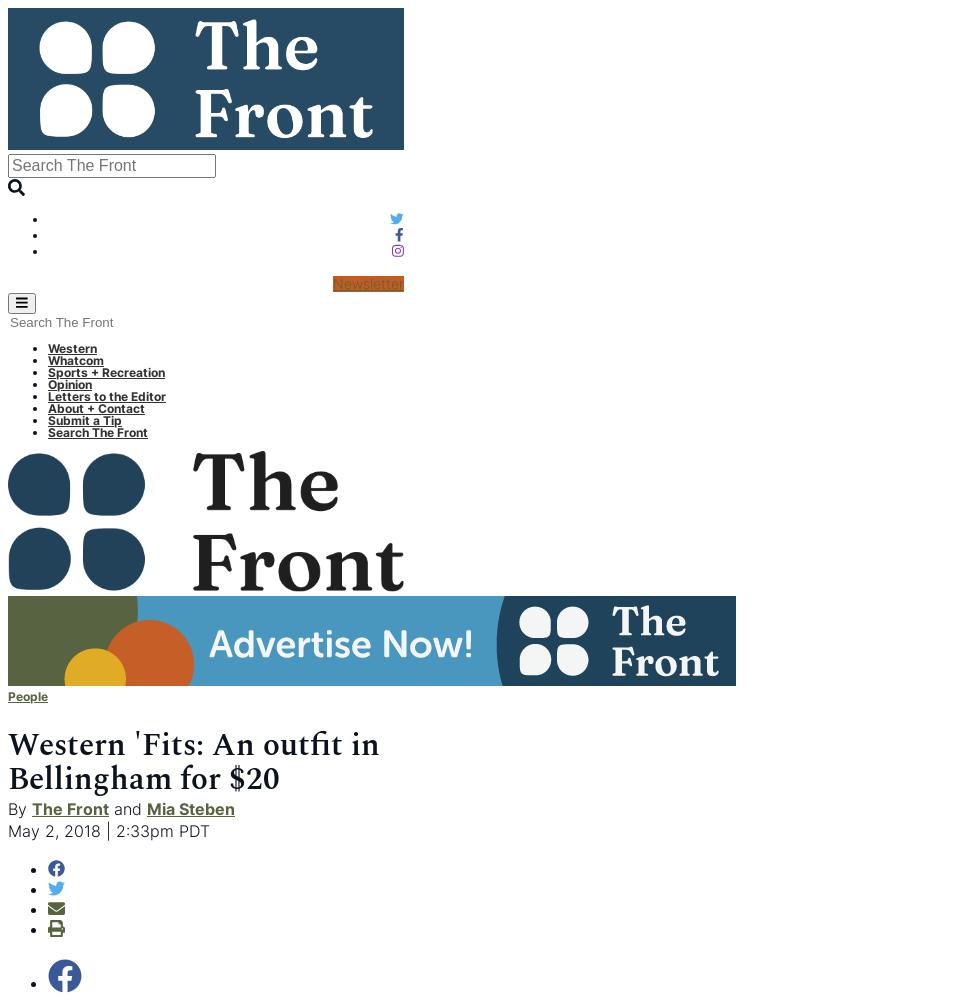  Describe the element at coordinates (109, 830) in the screenshot. I see `'May 2, 2018 | 2:33pm PDT'` at that location.